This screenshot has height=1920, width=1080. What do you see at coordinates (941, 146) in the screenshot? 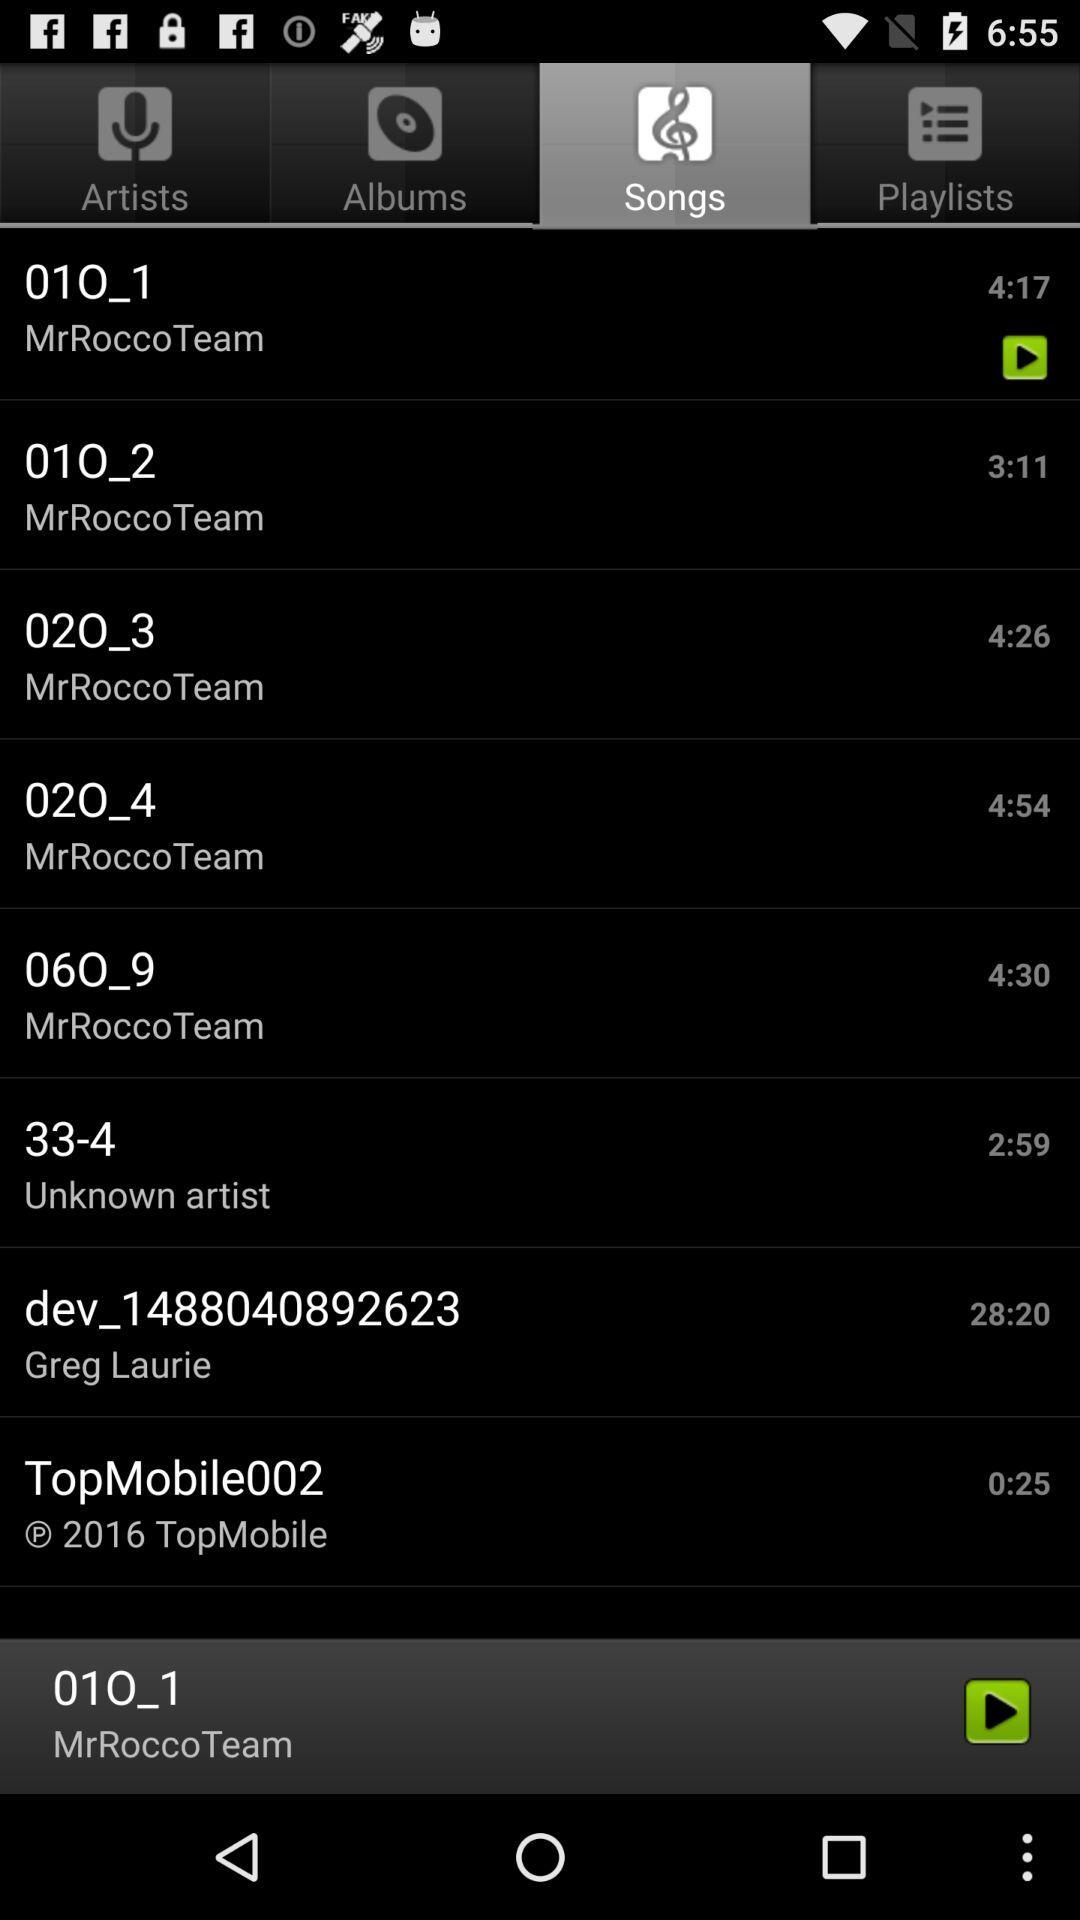
I see `the playlists icon` at bounding box center [941, 146].